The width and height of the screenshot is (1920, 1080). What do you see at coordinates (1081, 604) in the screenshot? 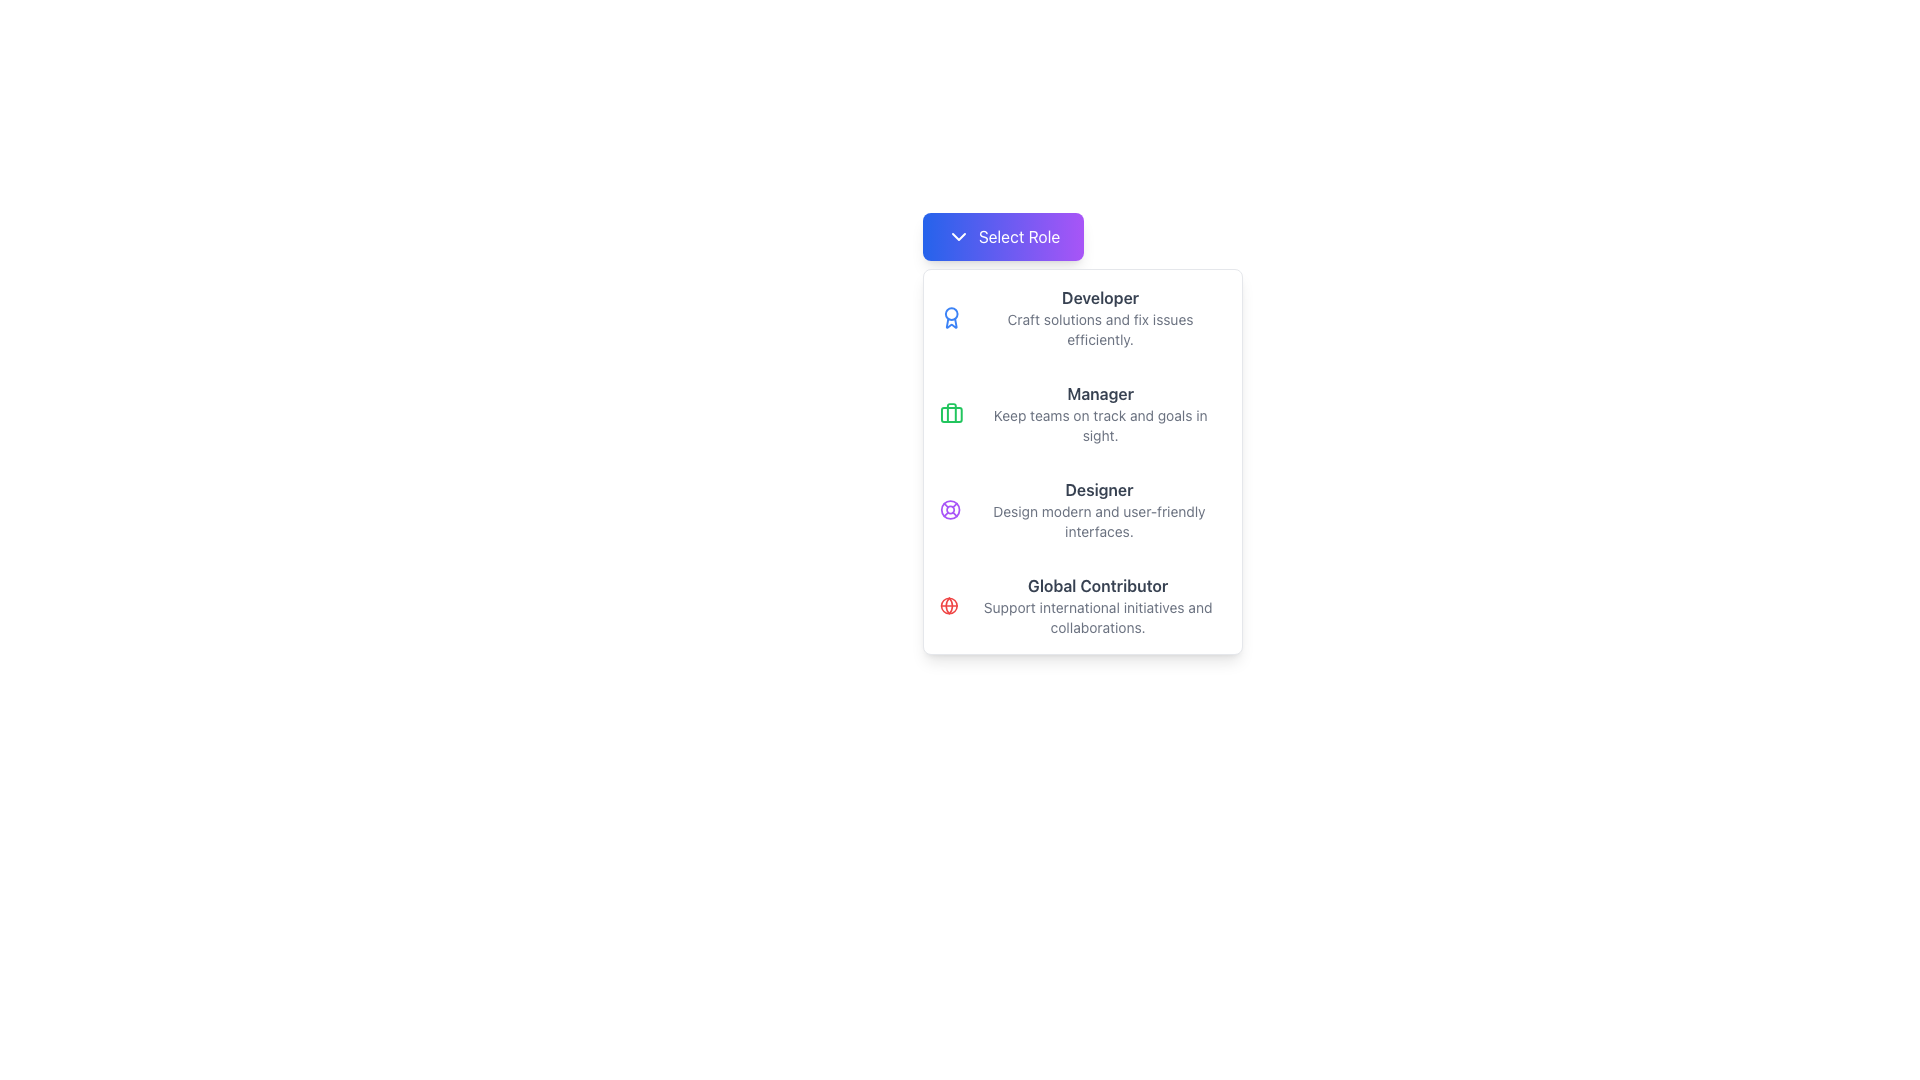
I see `the 'Global Contributor' role selection element` at bounding box center [1081, 604].